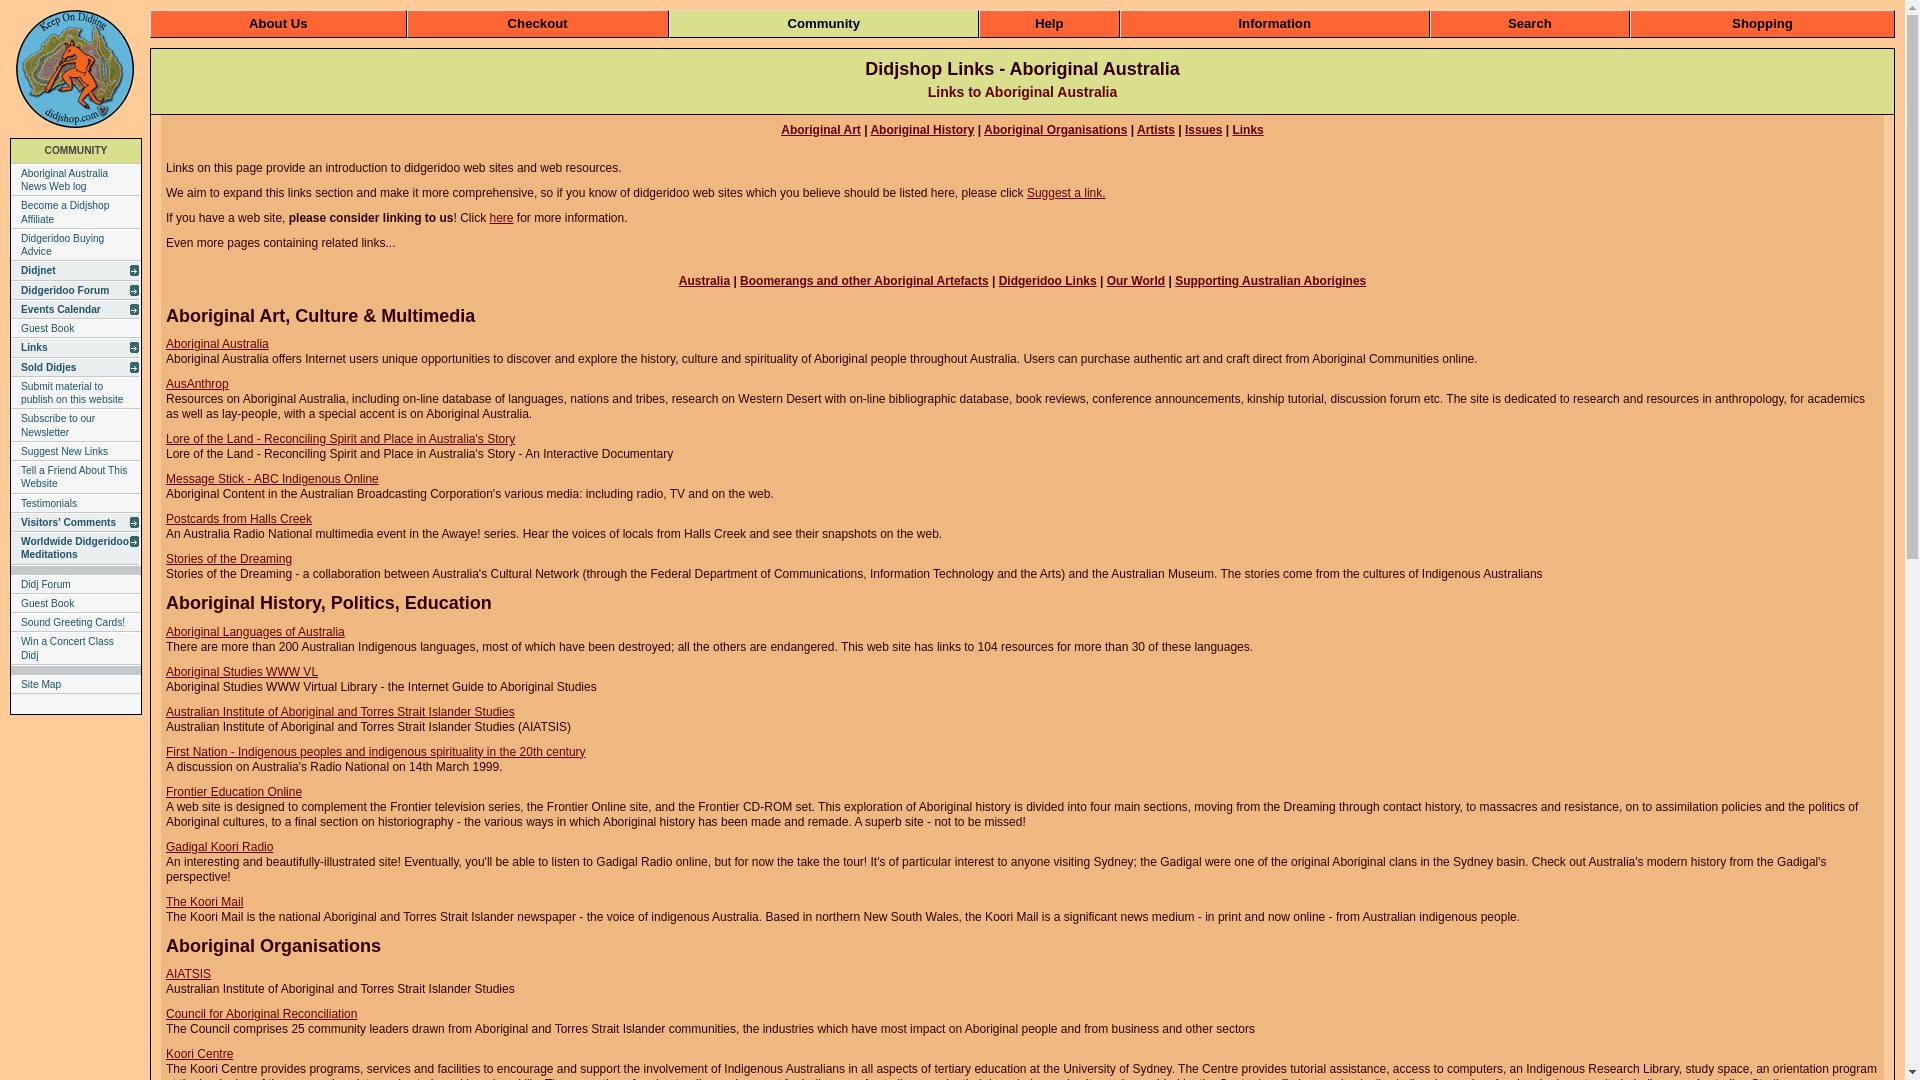 Image resolution: width=1920 pixels, height=1080 pixels. Describe the element at coordinates (10, 346) in the screenshot. I see `'Links'` at that location.